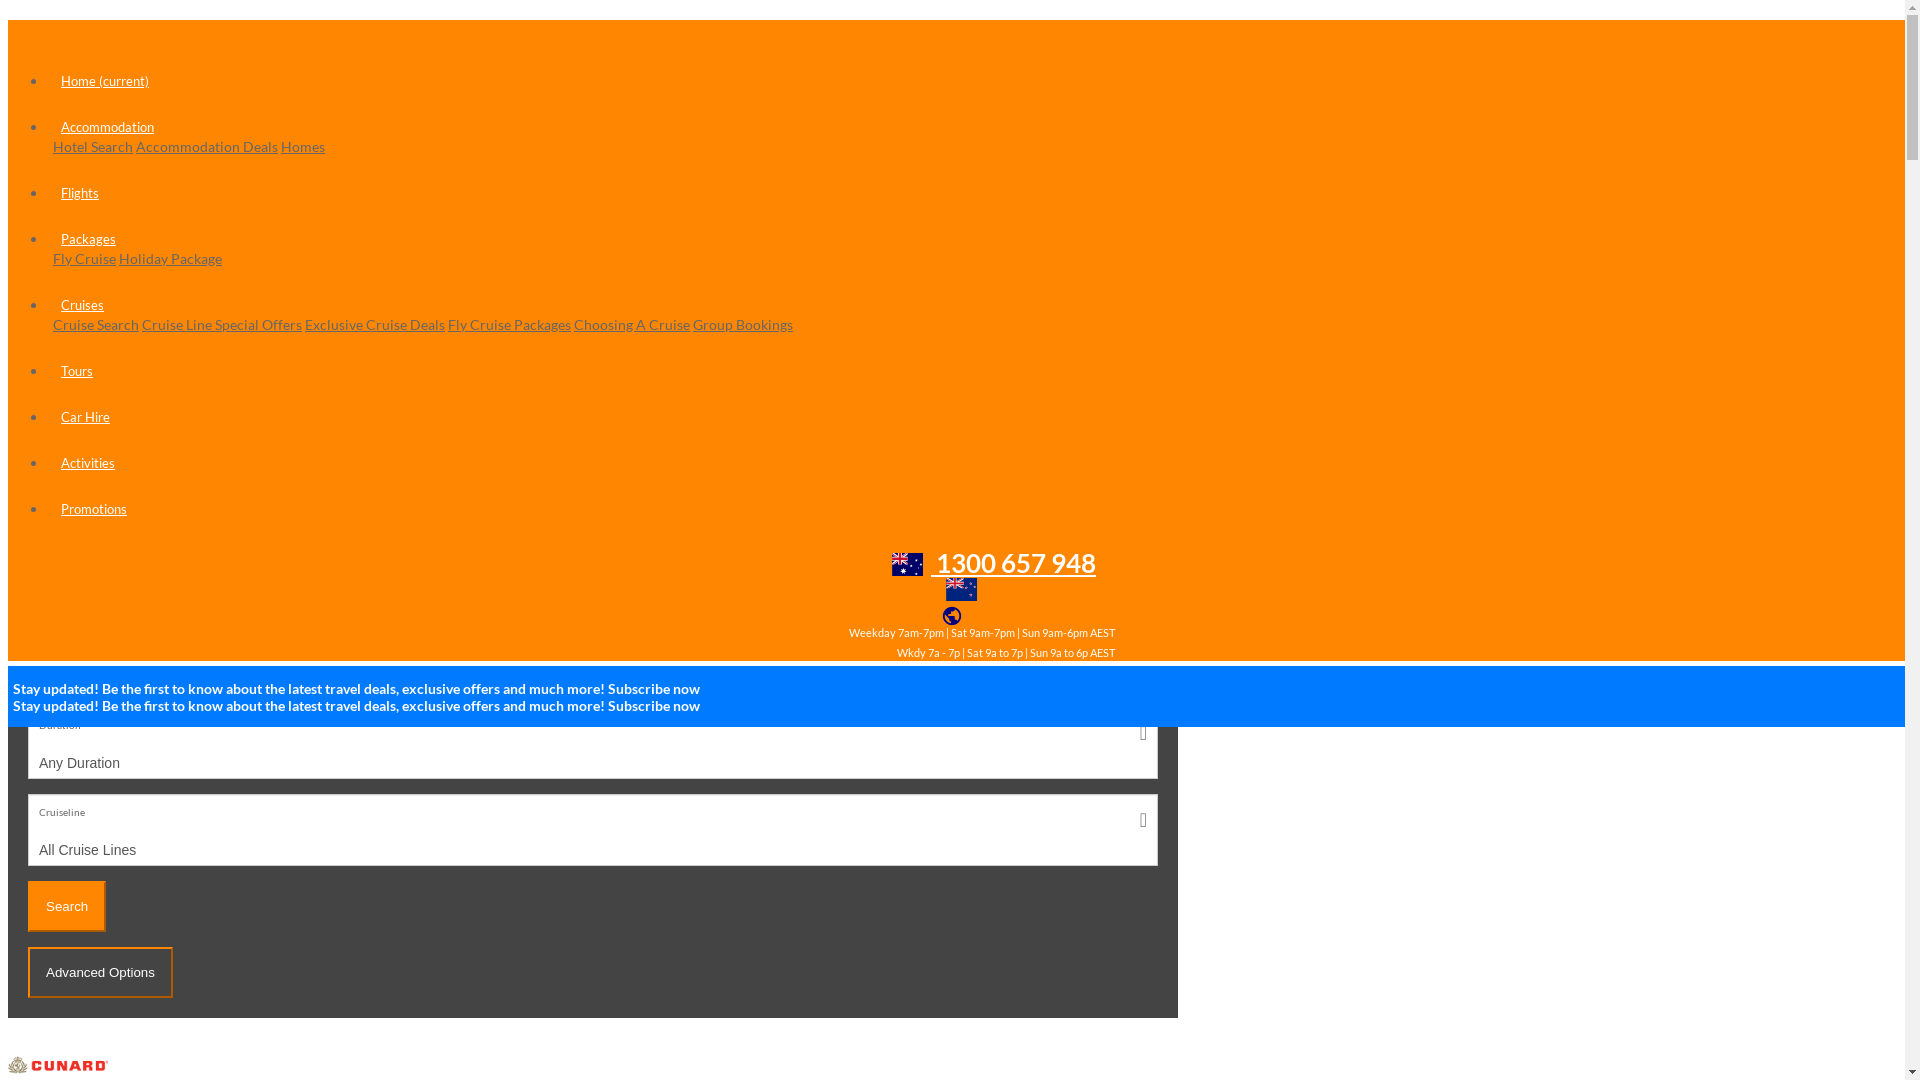  Describe the element at coordinates (170, 257) in the screenshot. I see `'Holiday Package'` at that location.